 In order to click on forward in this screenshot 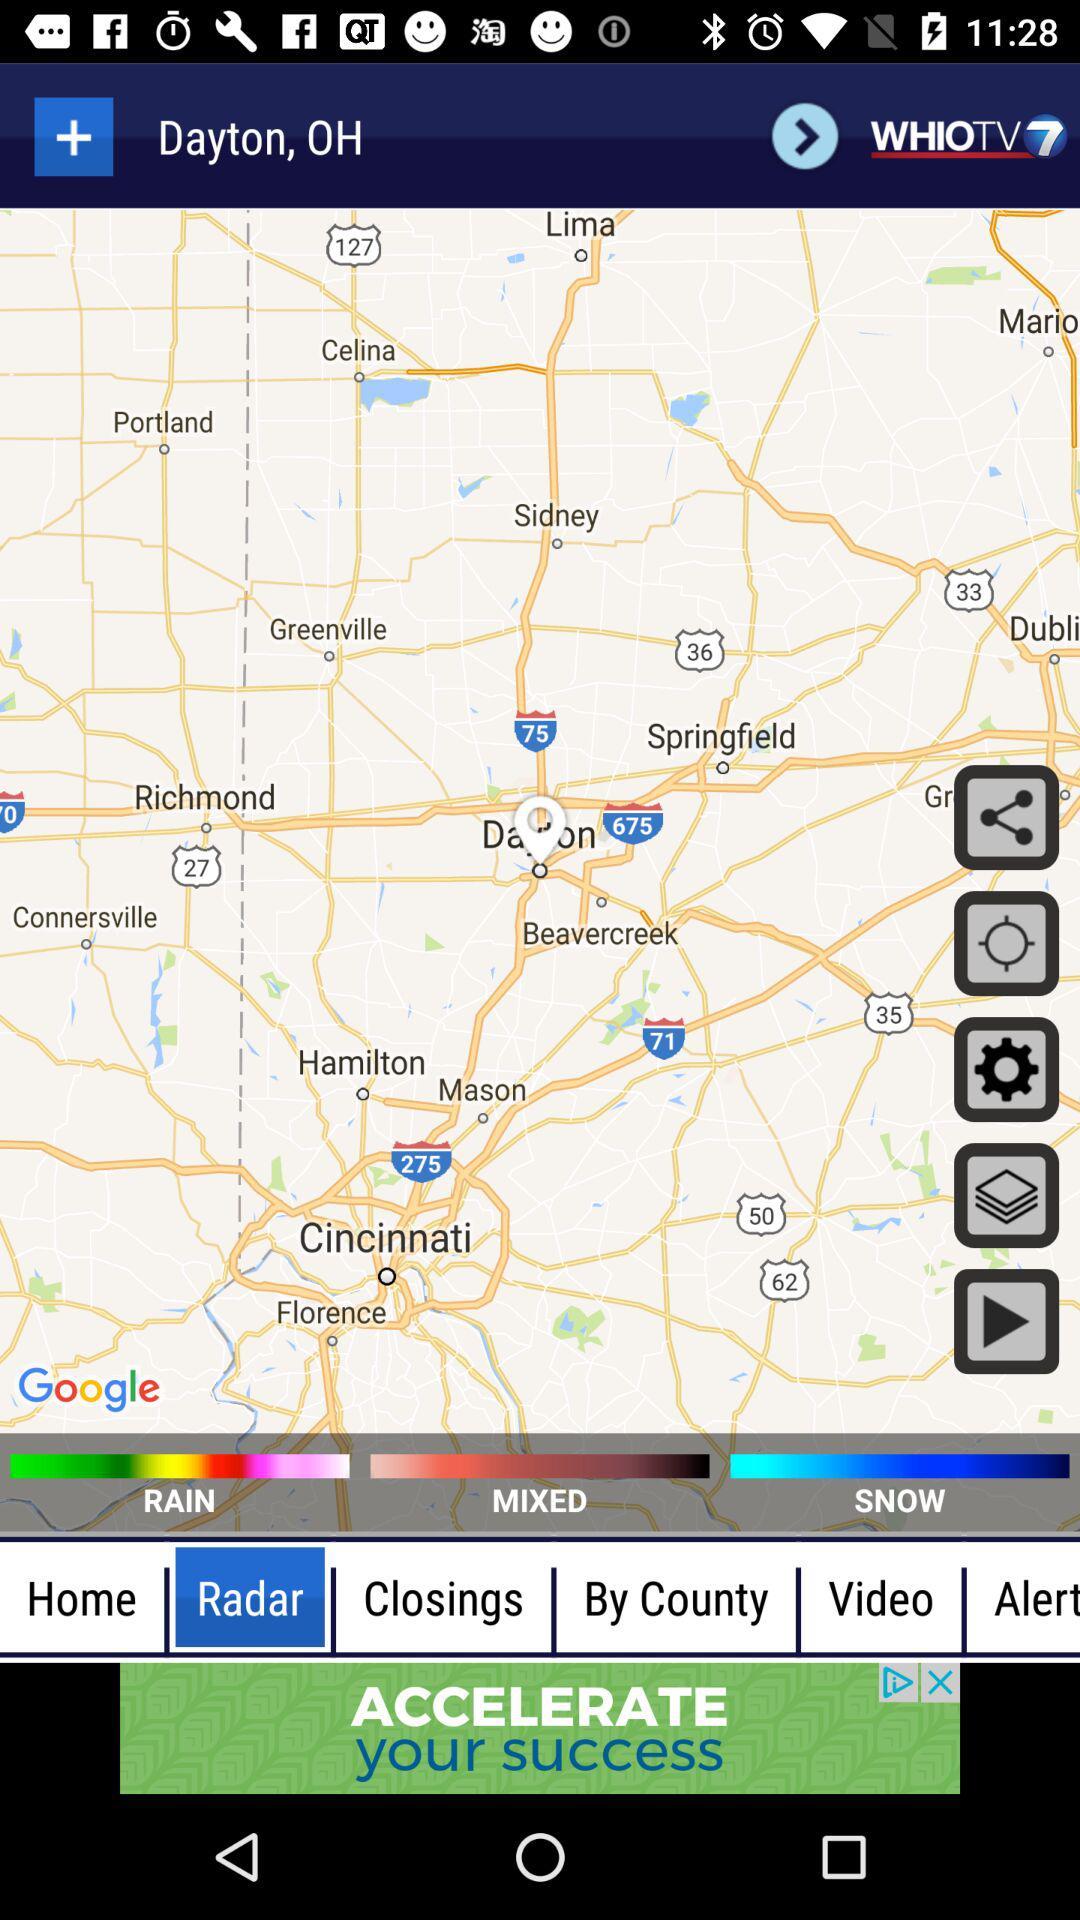, I will do `click(804, 135)`.